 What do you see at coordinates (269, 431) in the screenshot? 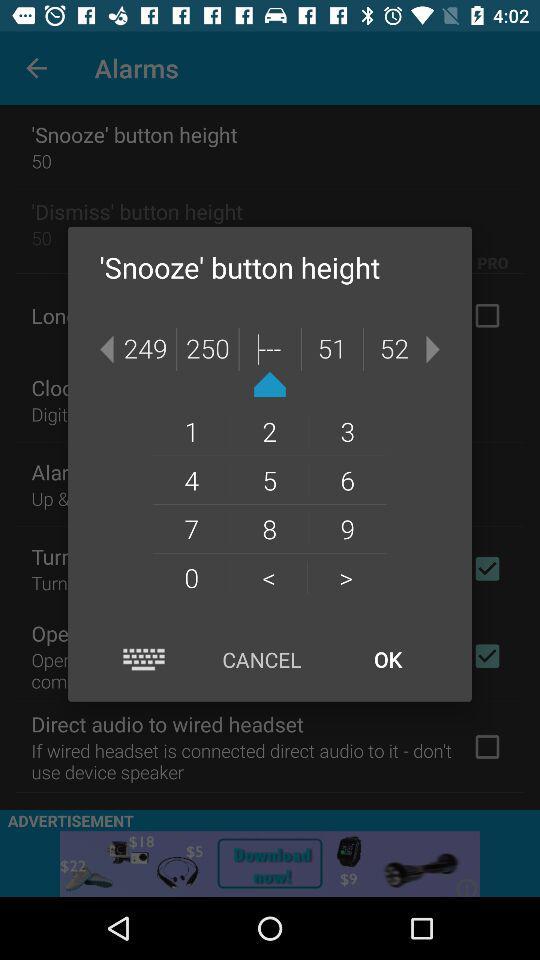
I see `item to the right of 1` at bounding box center [269, 431].